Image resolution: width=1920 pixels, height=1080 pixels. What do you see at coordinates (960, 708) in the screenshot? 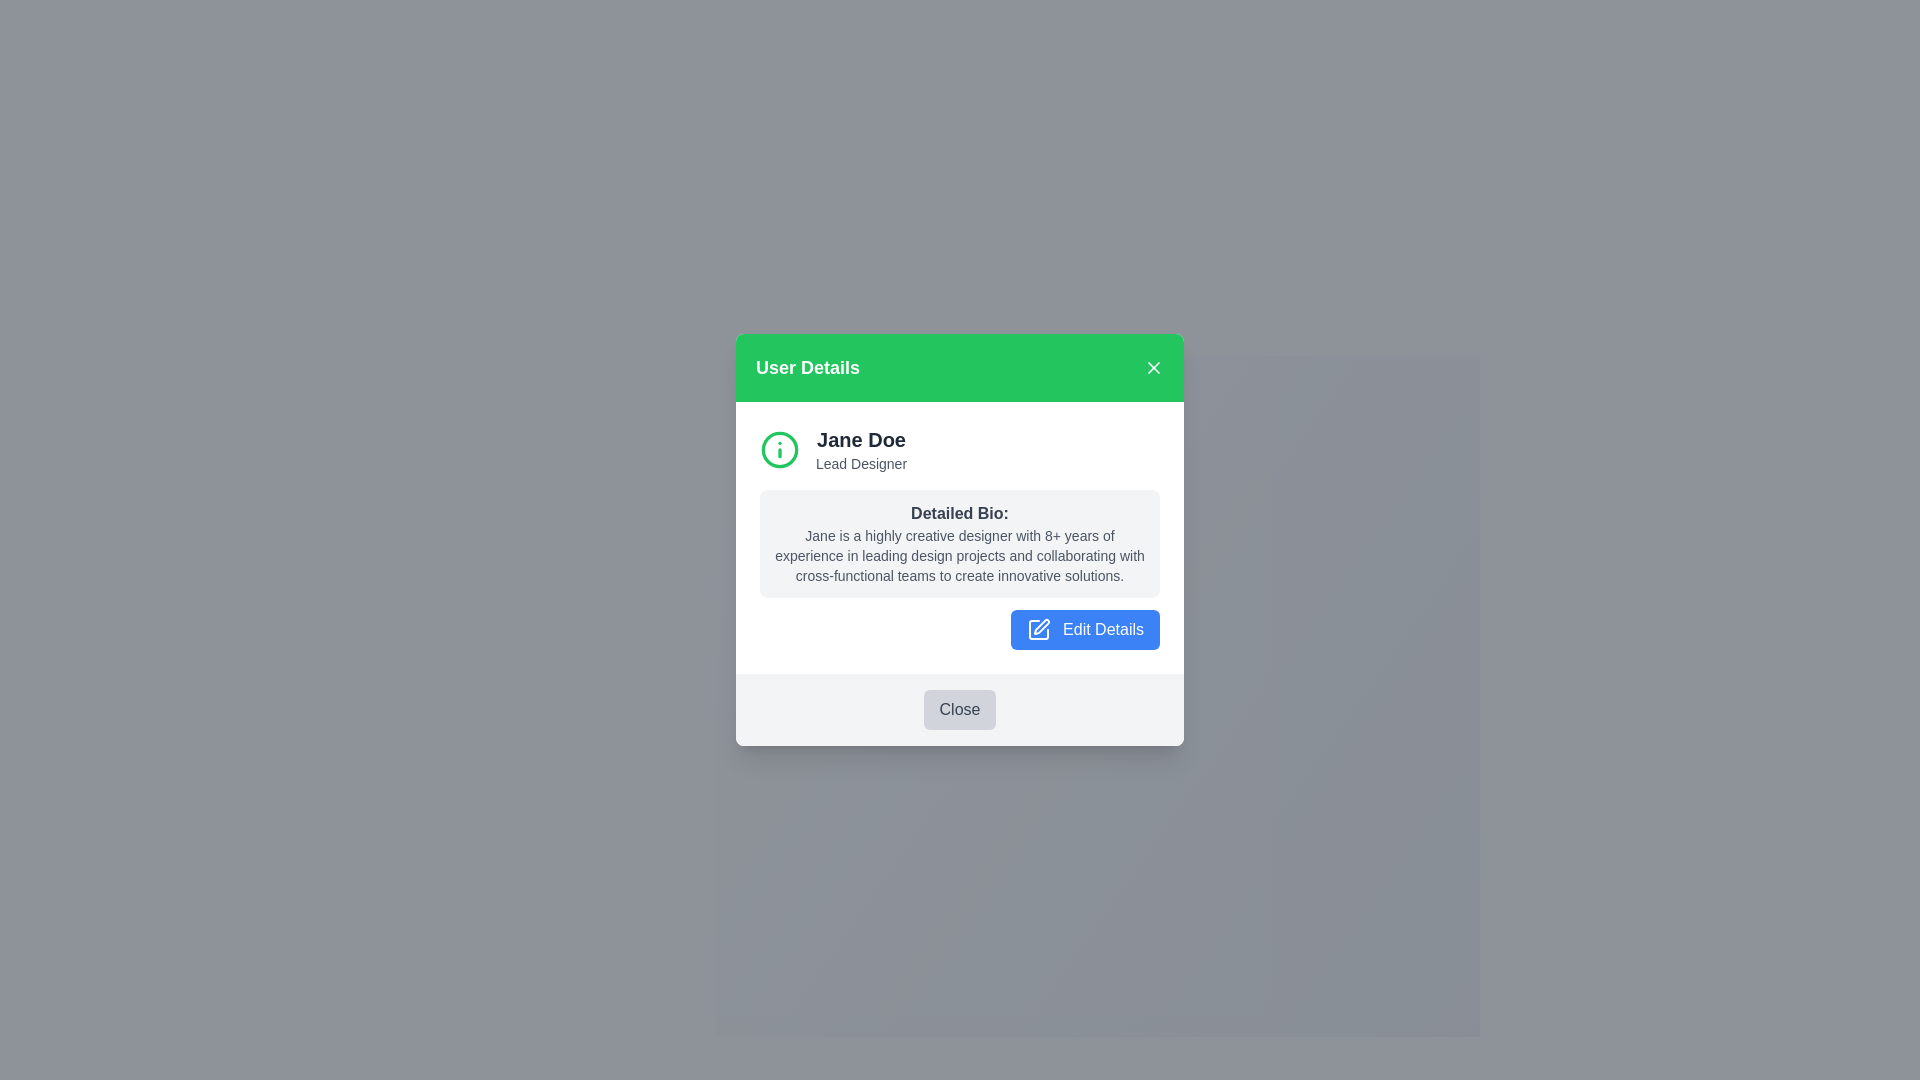
I see `the closure button for the modal dialog titled 'User Details'` at bounding box center [960, 708].